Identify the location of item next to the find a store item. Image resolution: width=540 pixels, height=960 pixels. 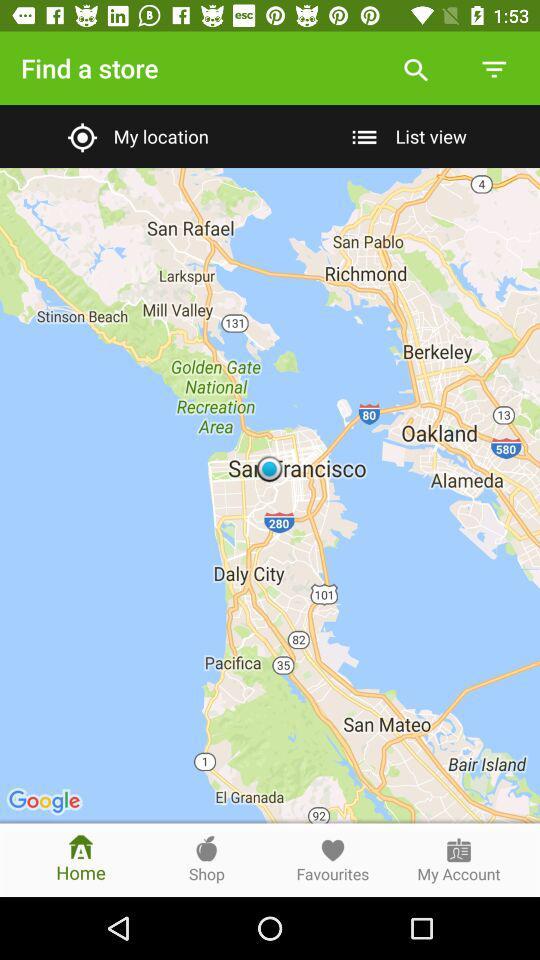
(415, 68).